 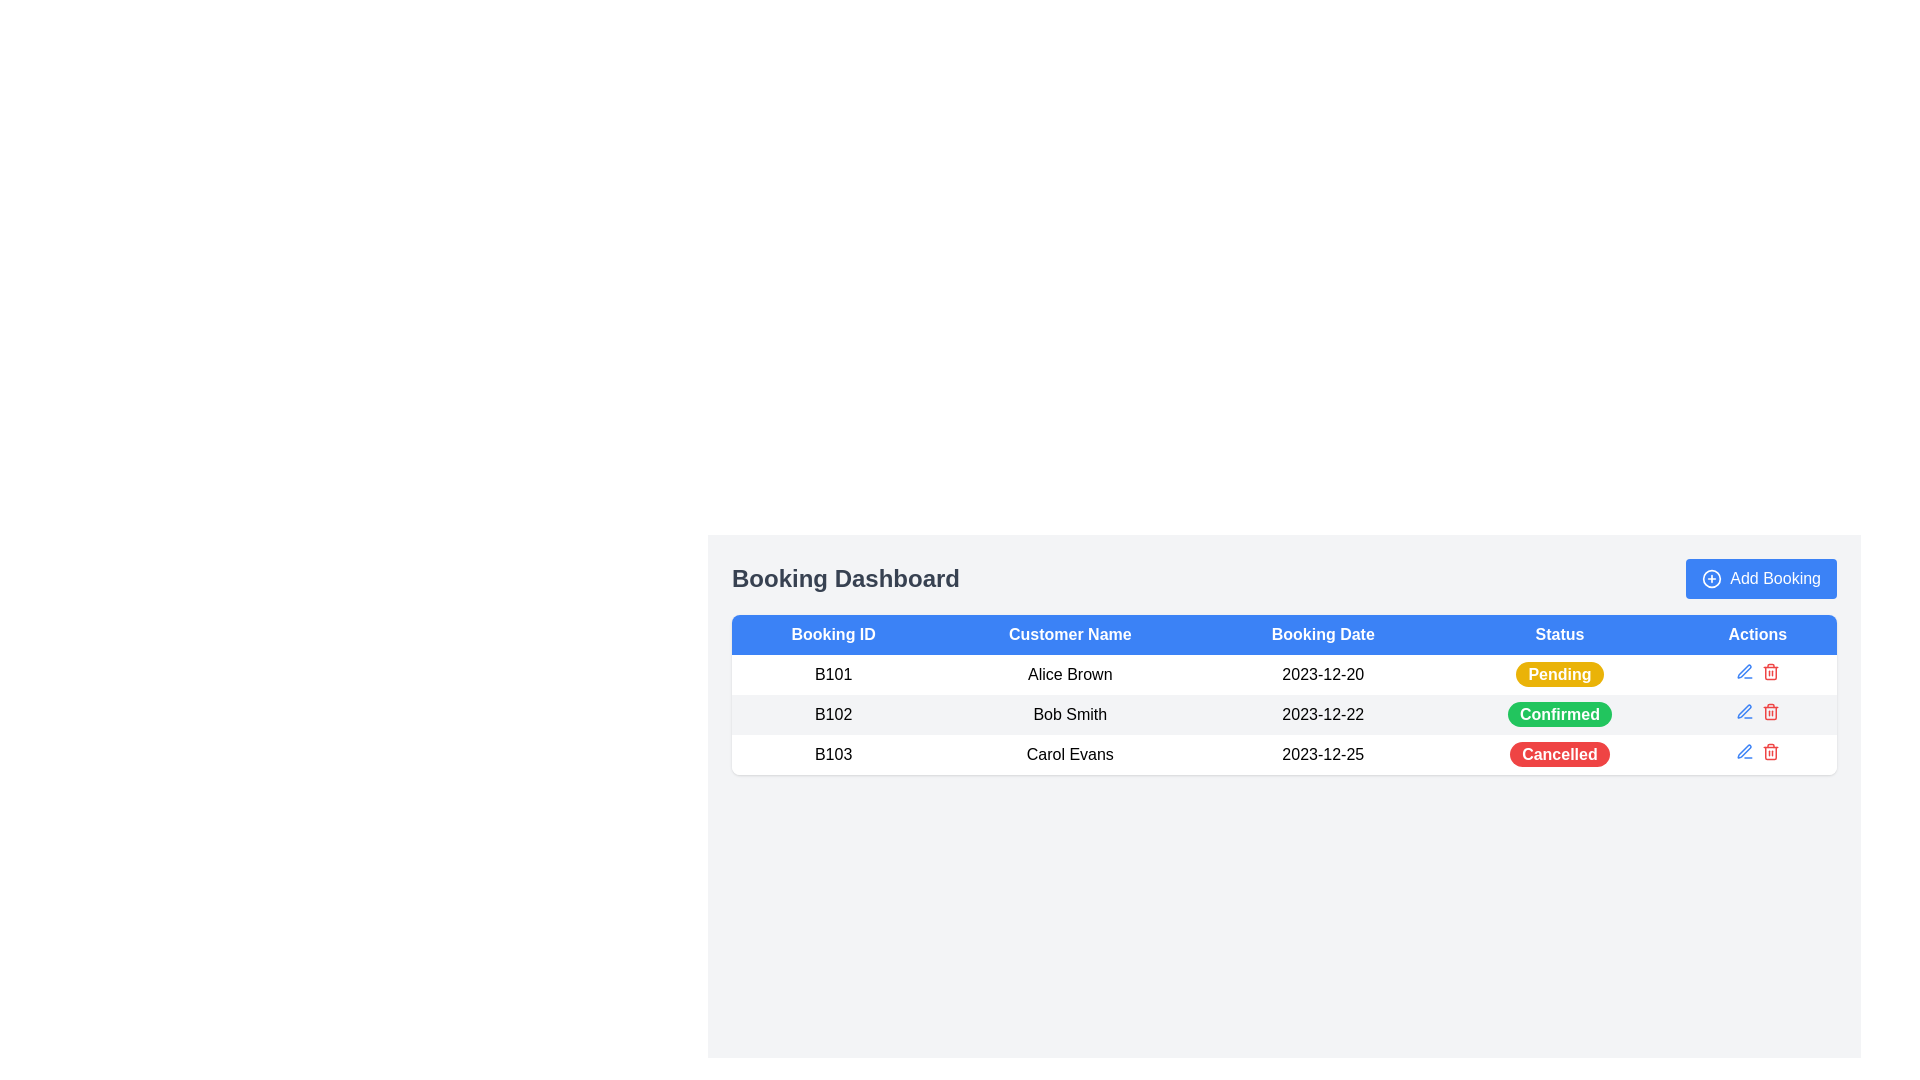 What do you see at coordinates (1743, 711) in the screenshot?
I see `the blue pen icon in the 'Actions' column of the second table row, which is associated with Booking ID 'B102'` at bounding box center [1743, 711].